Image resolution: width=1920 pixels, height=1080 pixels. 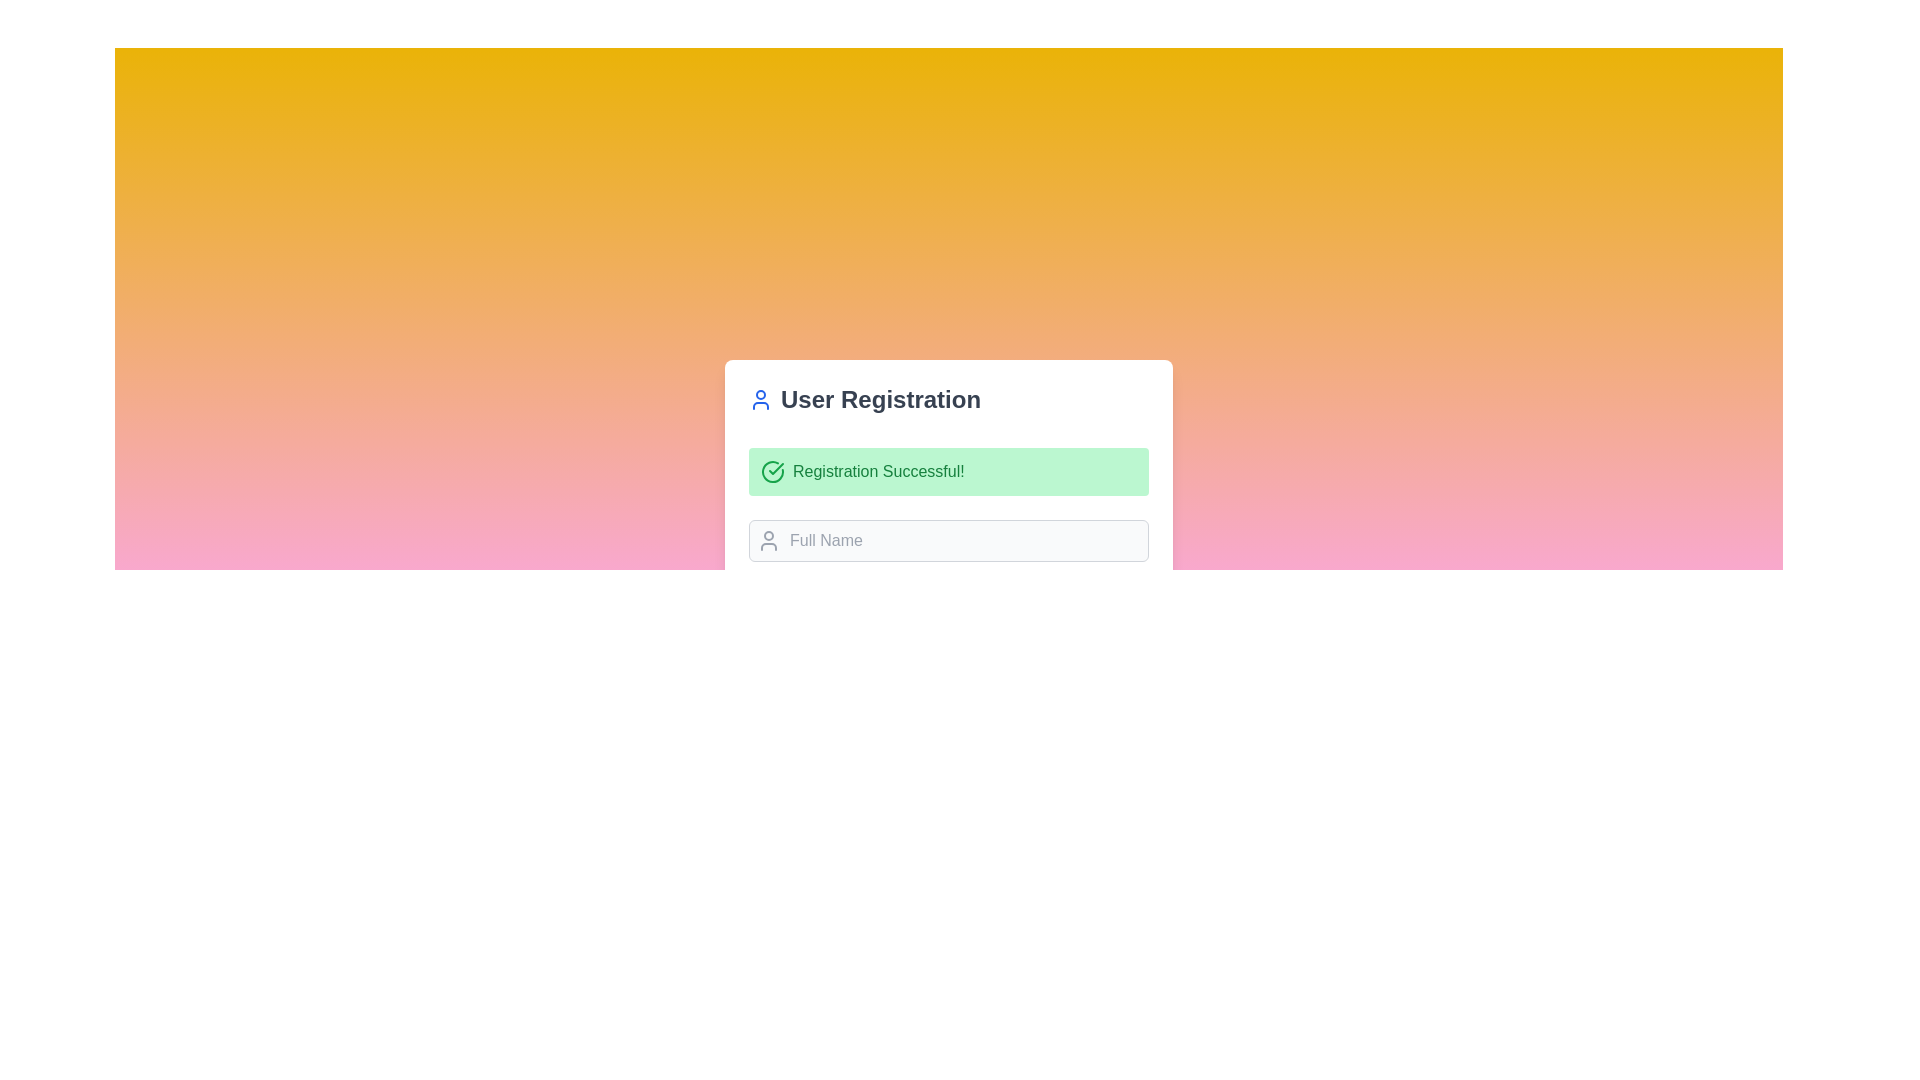 I want to click on the circular part of the confirmation icon located in the green 'Registration Successful!' bar, positioned to the left of the text and near the top-right of the interface, so click(x=771, y=471).